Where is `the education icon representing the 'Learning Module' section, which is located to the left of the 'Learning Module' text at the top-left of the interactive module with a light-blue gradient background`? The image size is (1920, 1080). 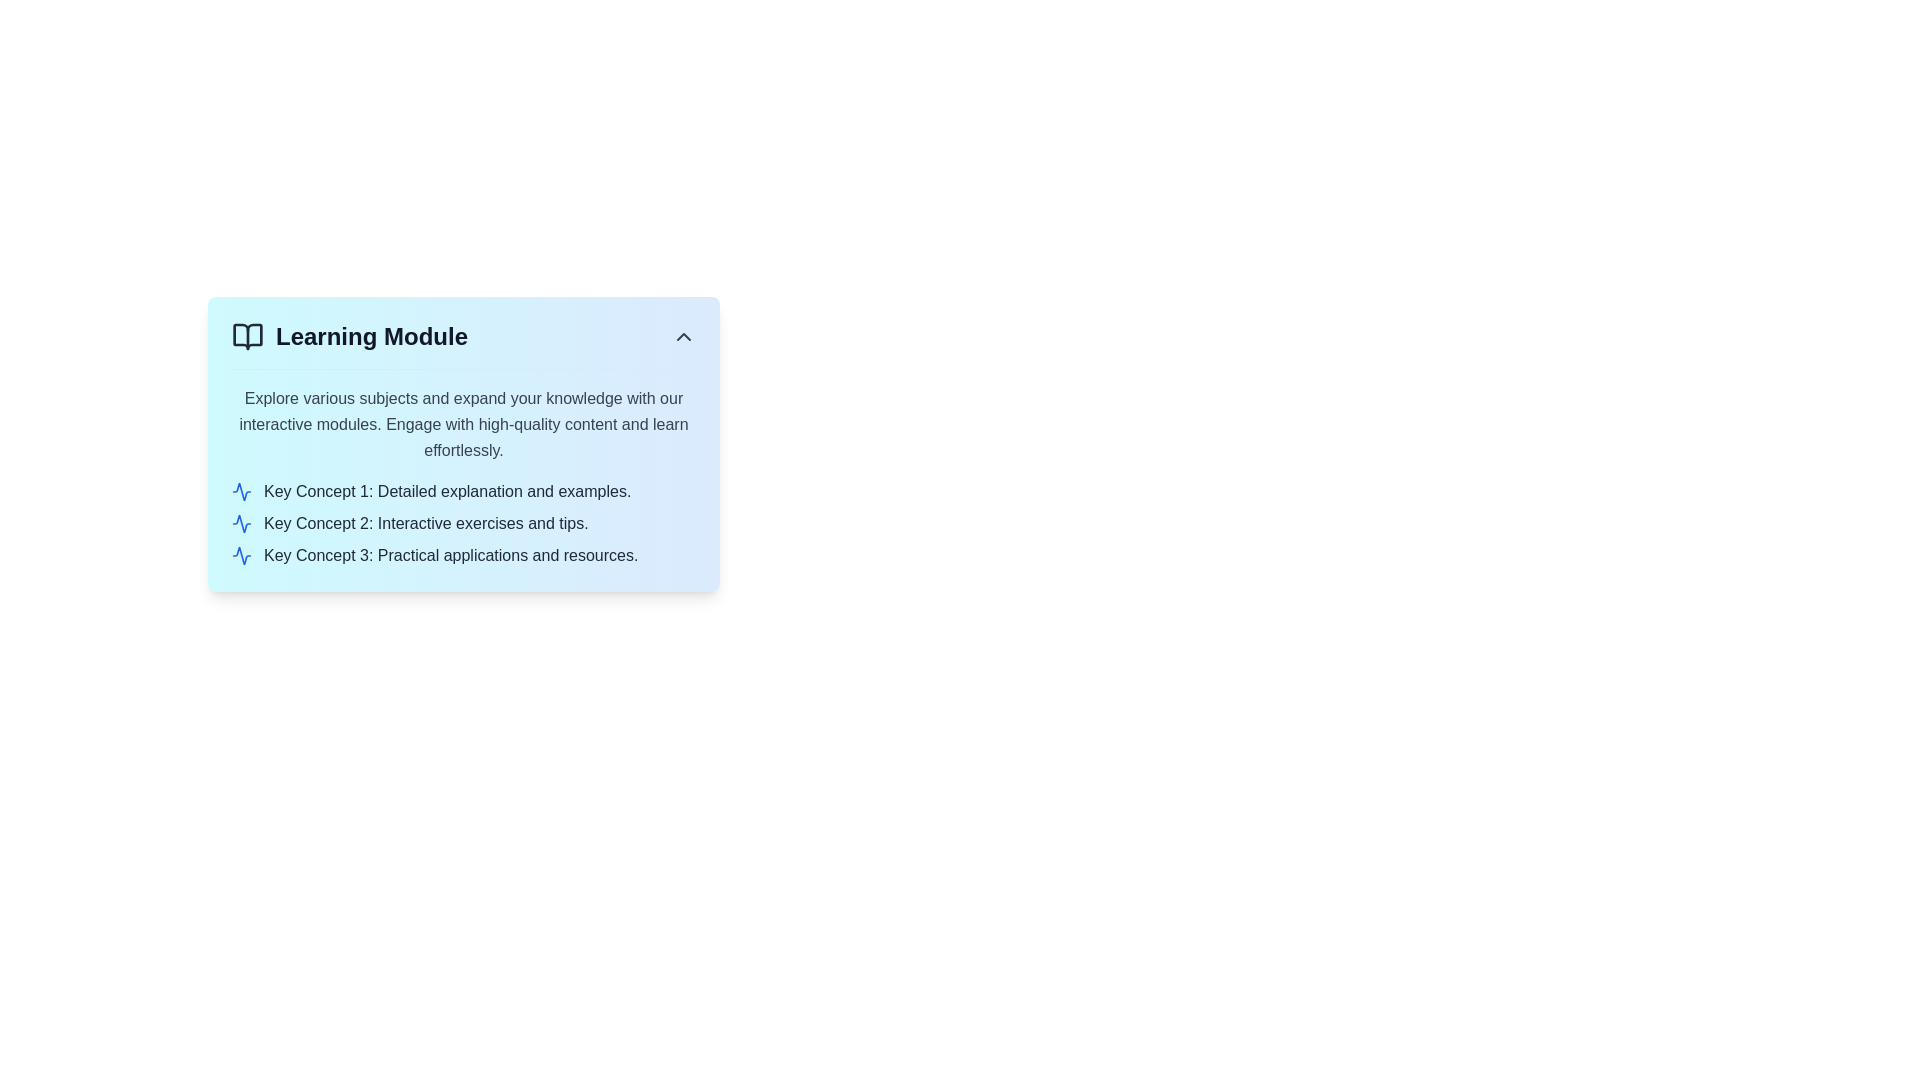 the education icon representing the 'Learning Module' section, which is located to the left of the 'Learning Module' text at the top-left of the interactive module with a light-blue gradient background is located at coordinates (247, 335).